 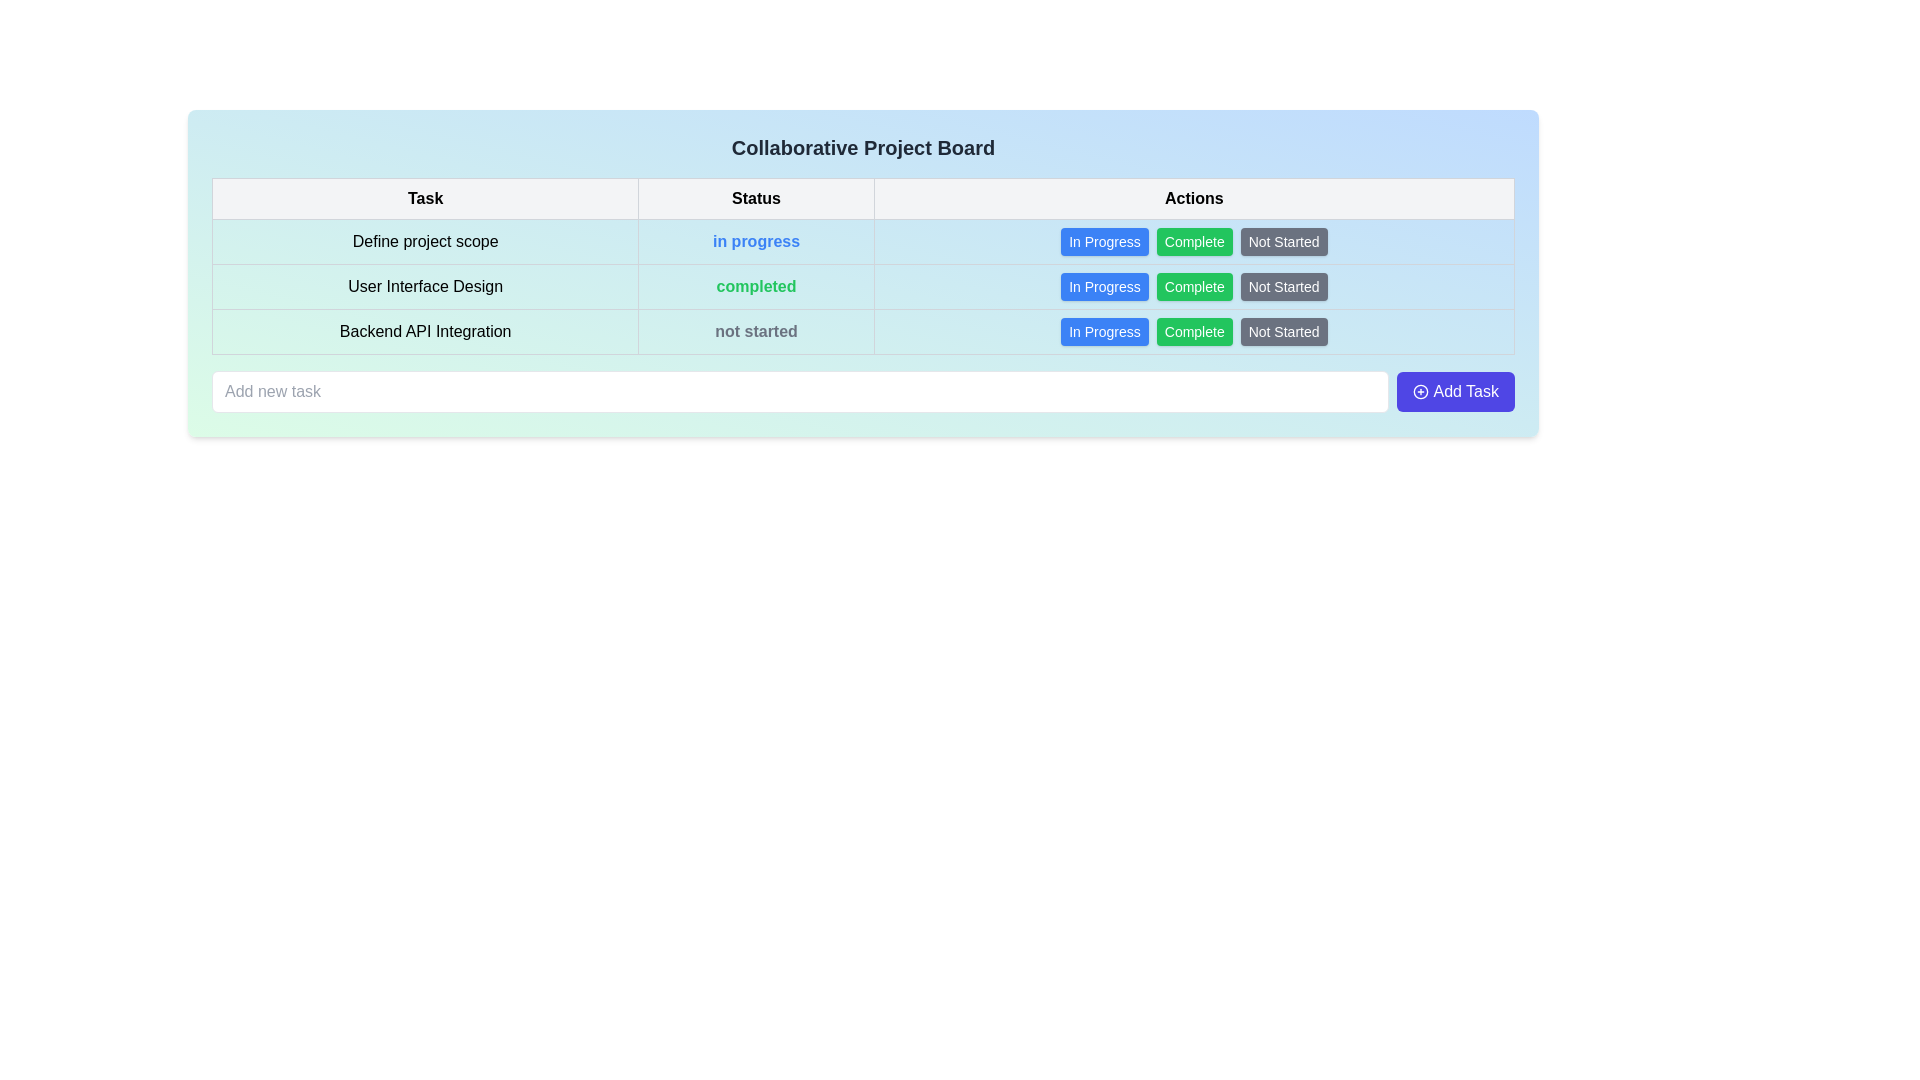 What do you see at coordinates (755, 286) in the screenshot?
I see `the 'completed' text label in the 'Status' column of the 'User Interface Design' row in the 'Collaborative Project Board' table` at bounding box center [755, 286].